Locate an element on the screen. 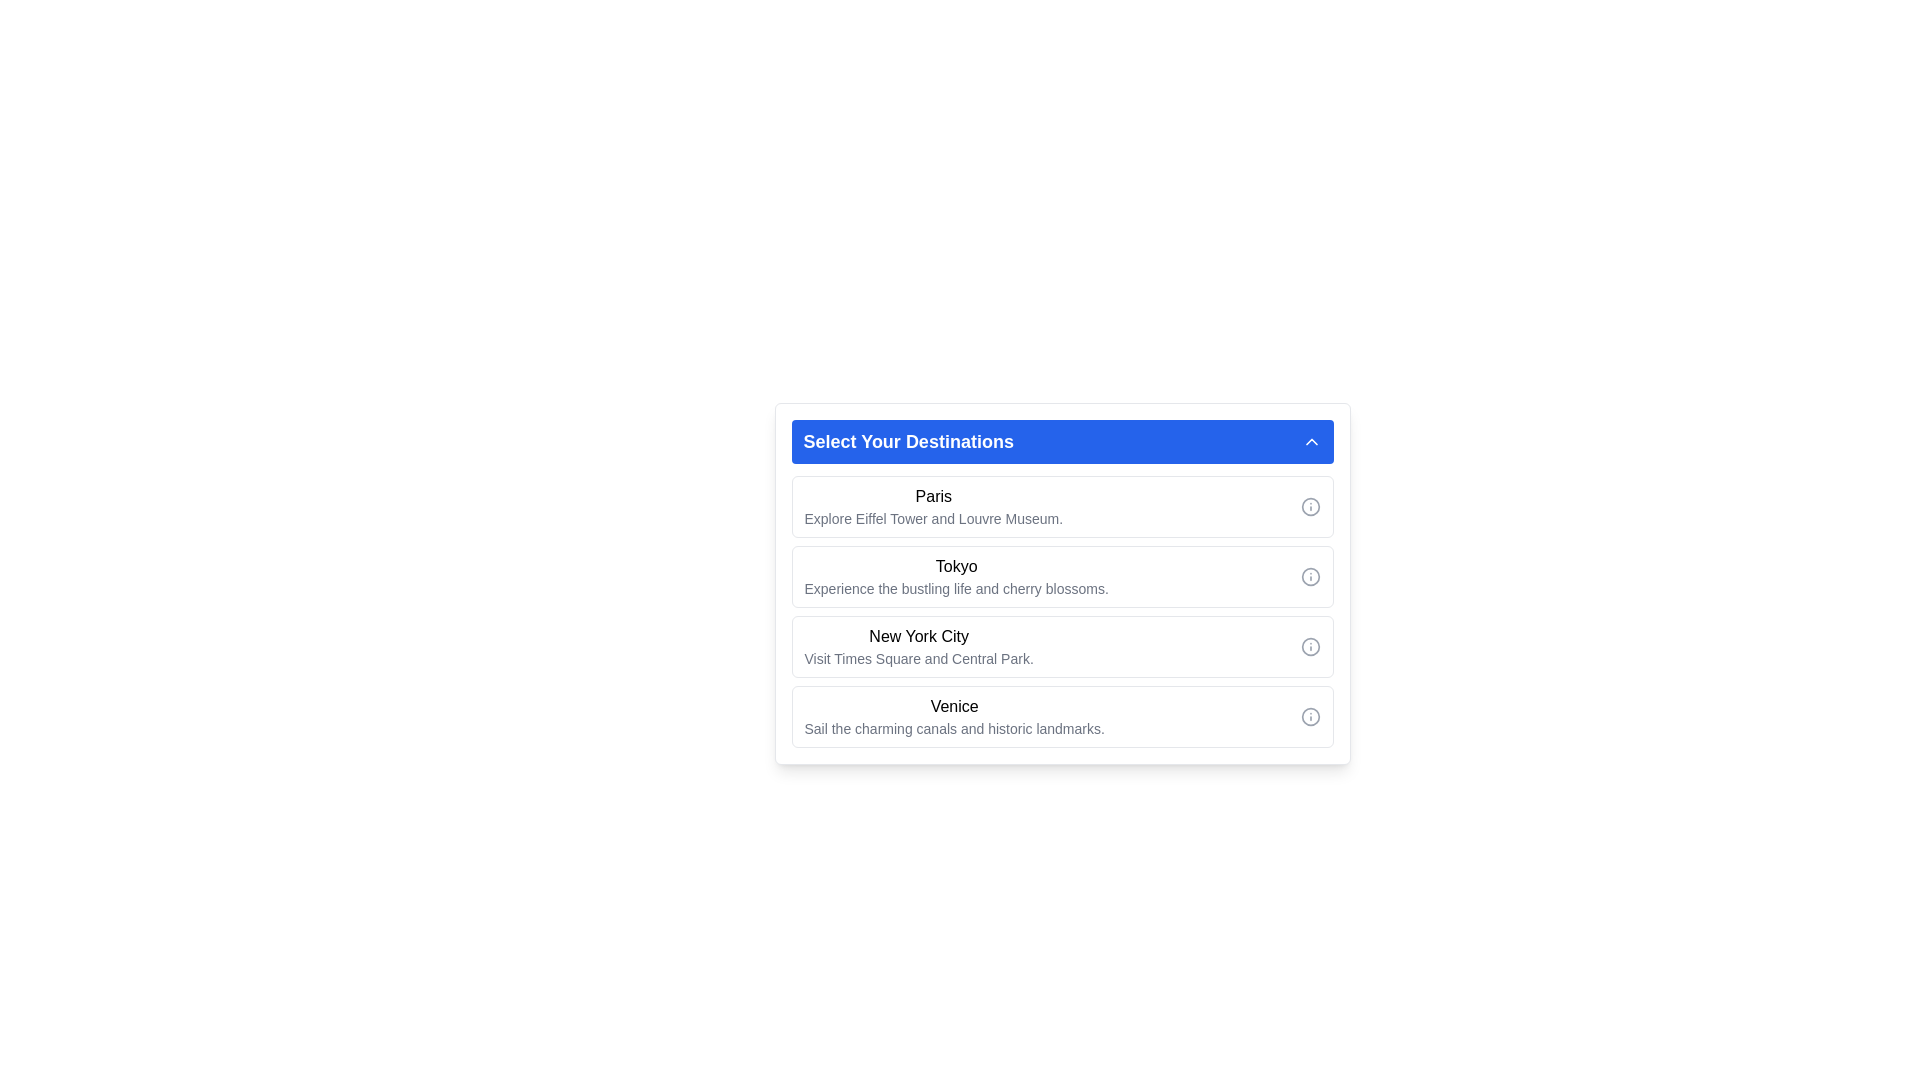 This screenshot has height=1080, width=1920. the title text label for the 'New York City' destination entry, which is positioned in the third slot of a list of destinations is located at coordinates (918, 636).